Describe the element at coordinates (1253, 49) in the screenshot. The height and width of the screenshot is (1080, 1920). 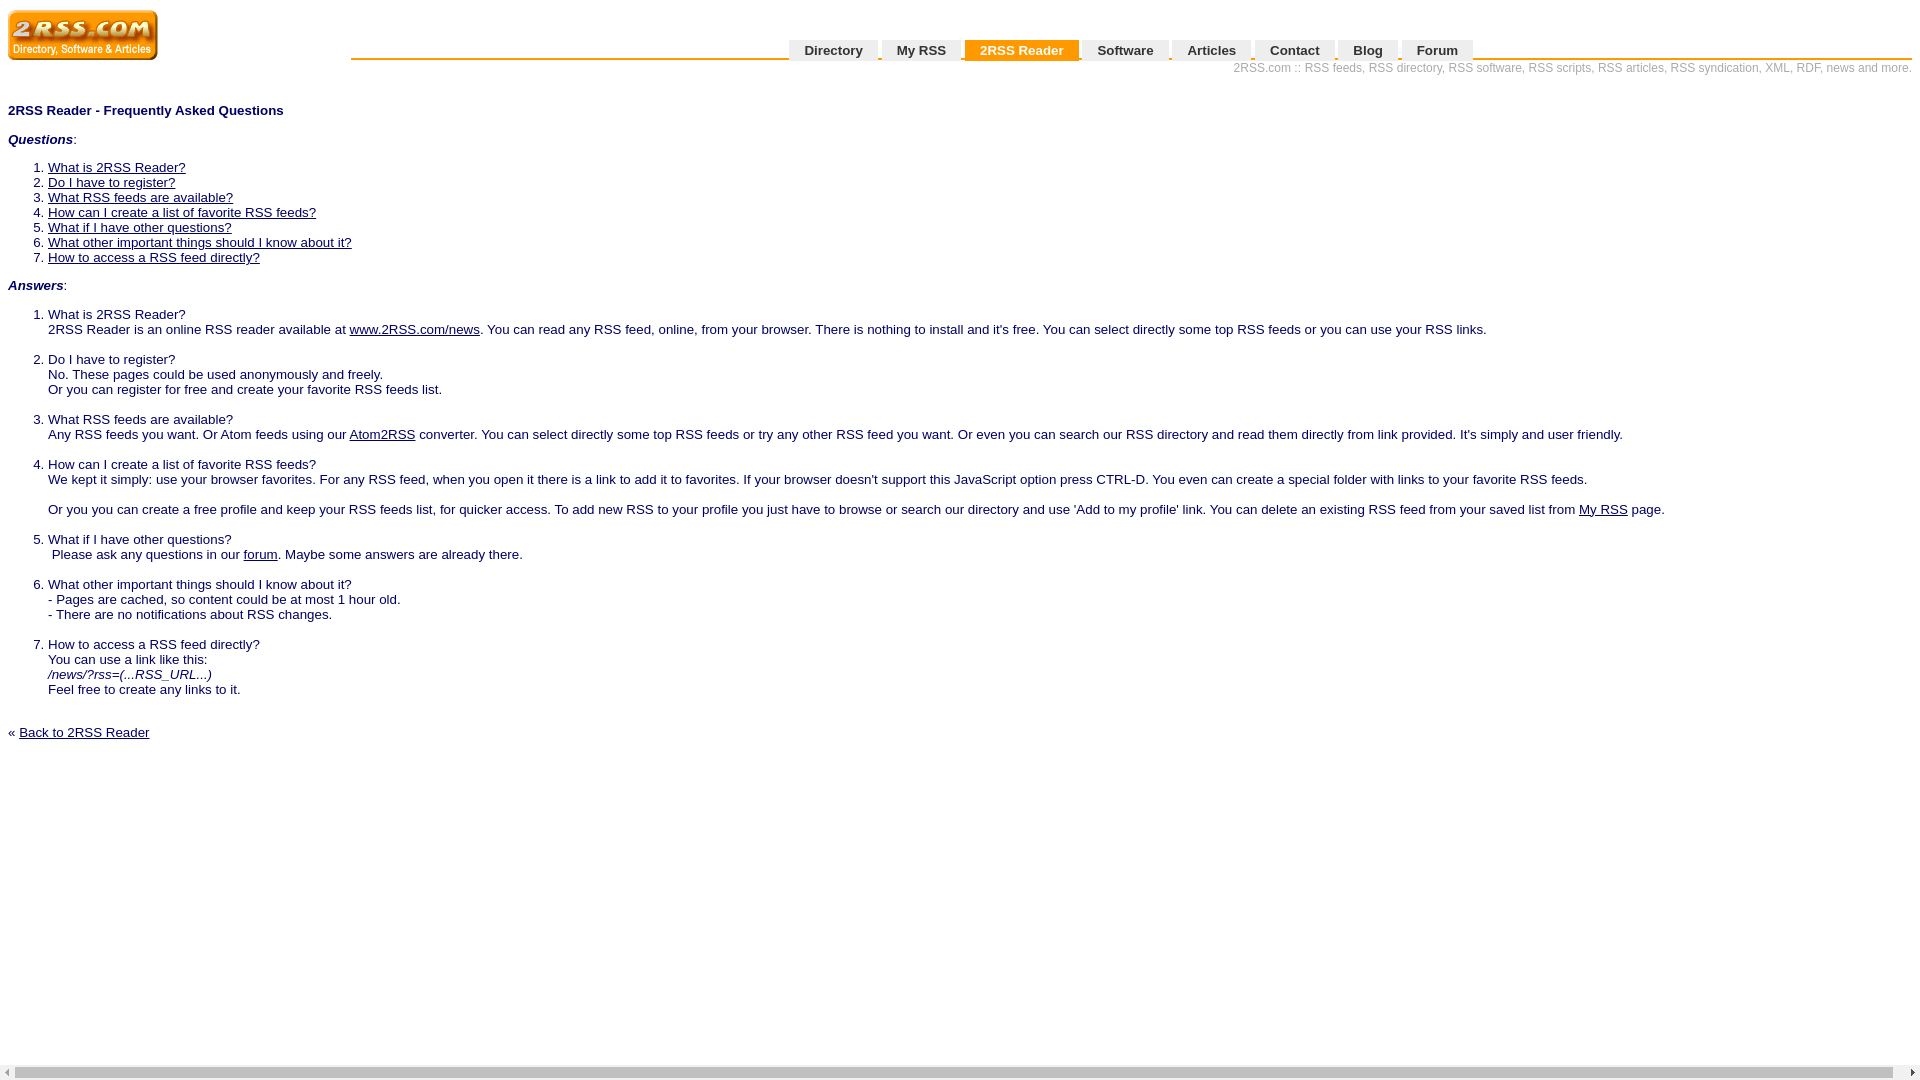
I see `'Contact'` at that location.